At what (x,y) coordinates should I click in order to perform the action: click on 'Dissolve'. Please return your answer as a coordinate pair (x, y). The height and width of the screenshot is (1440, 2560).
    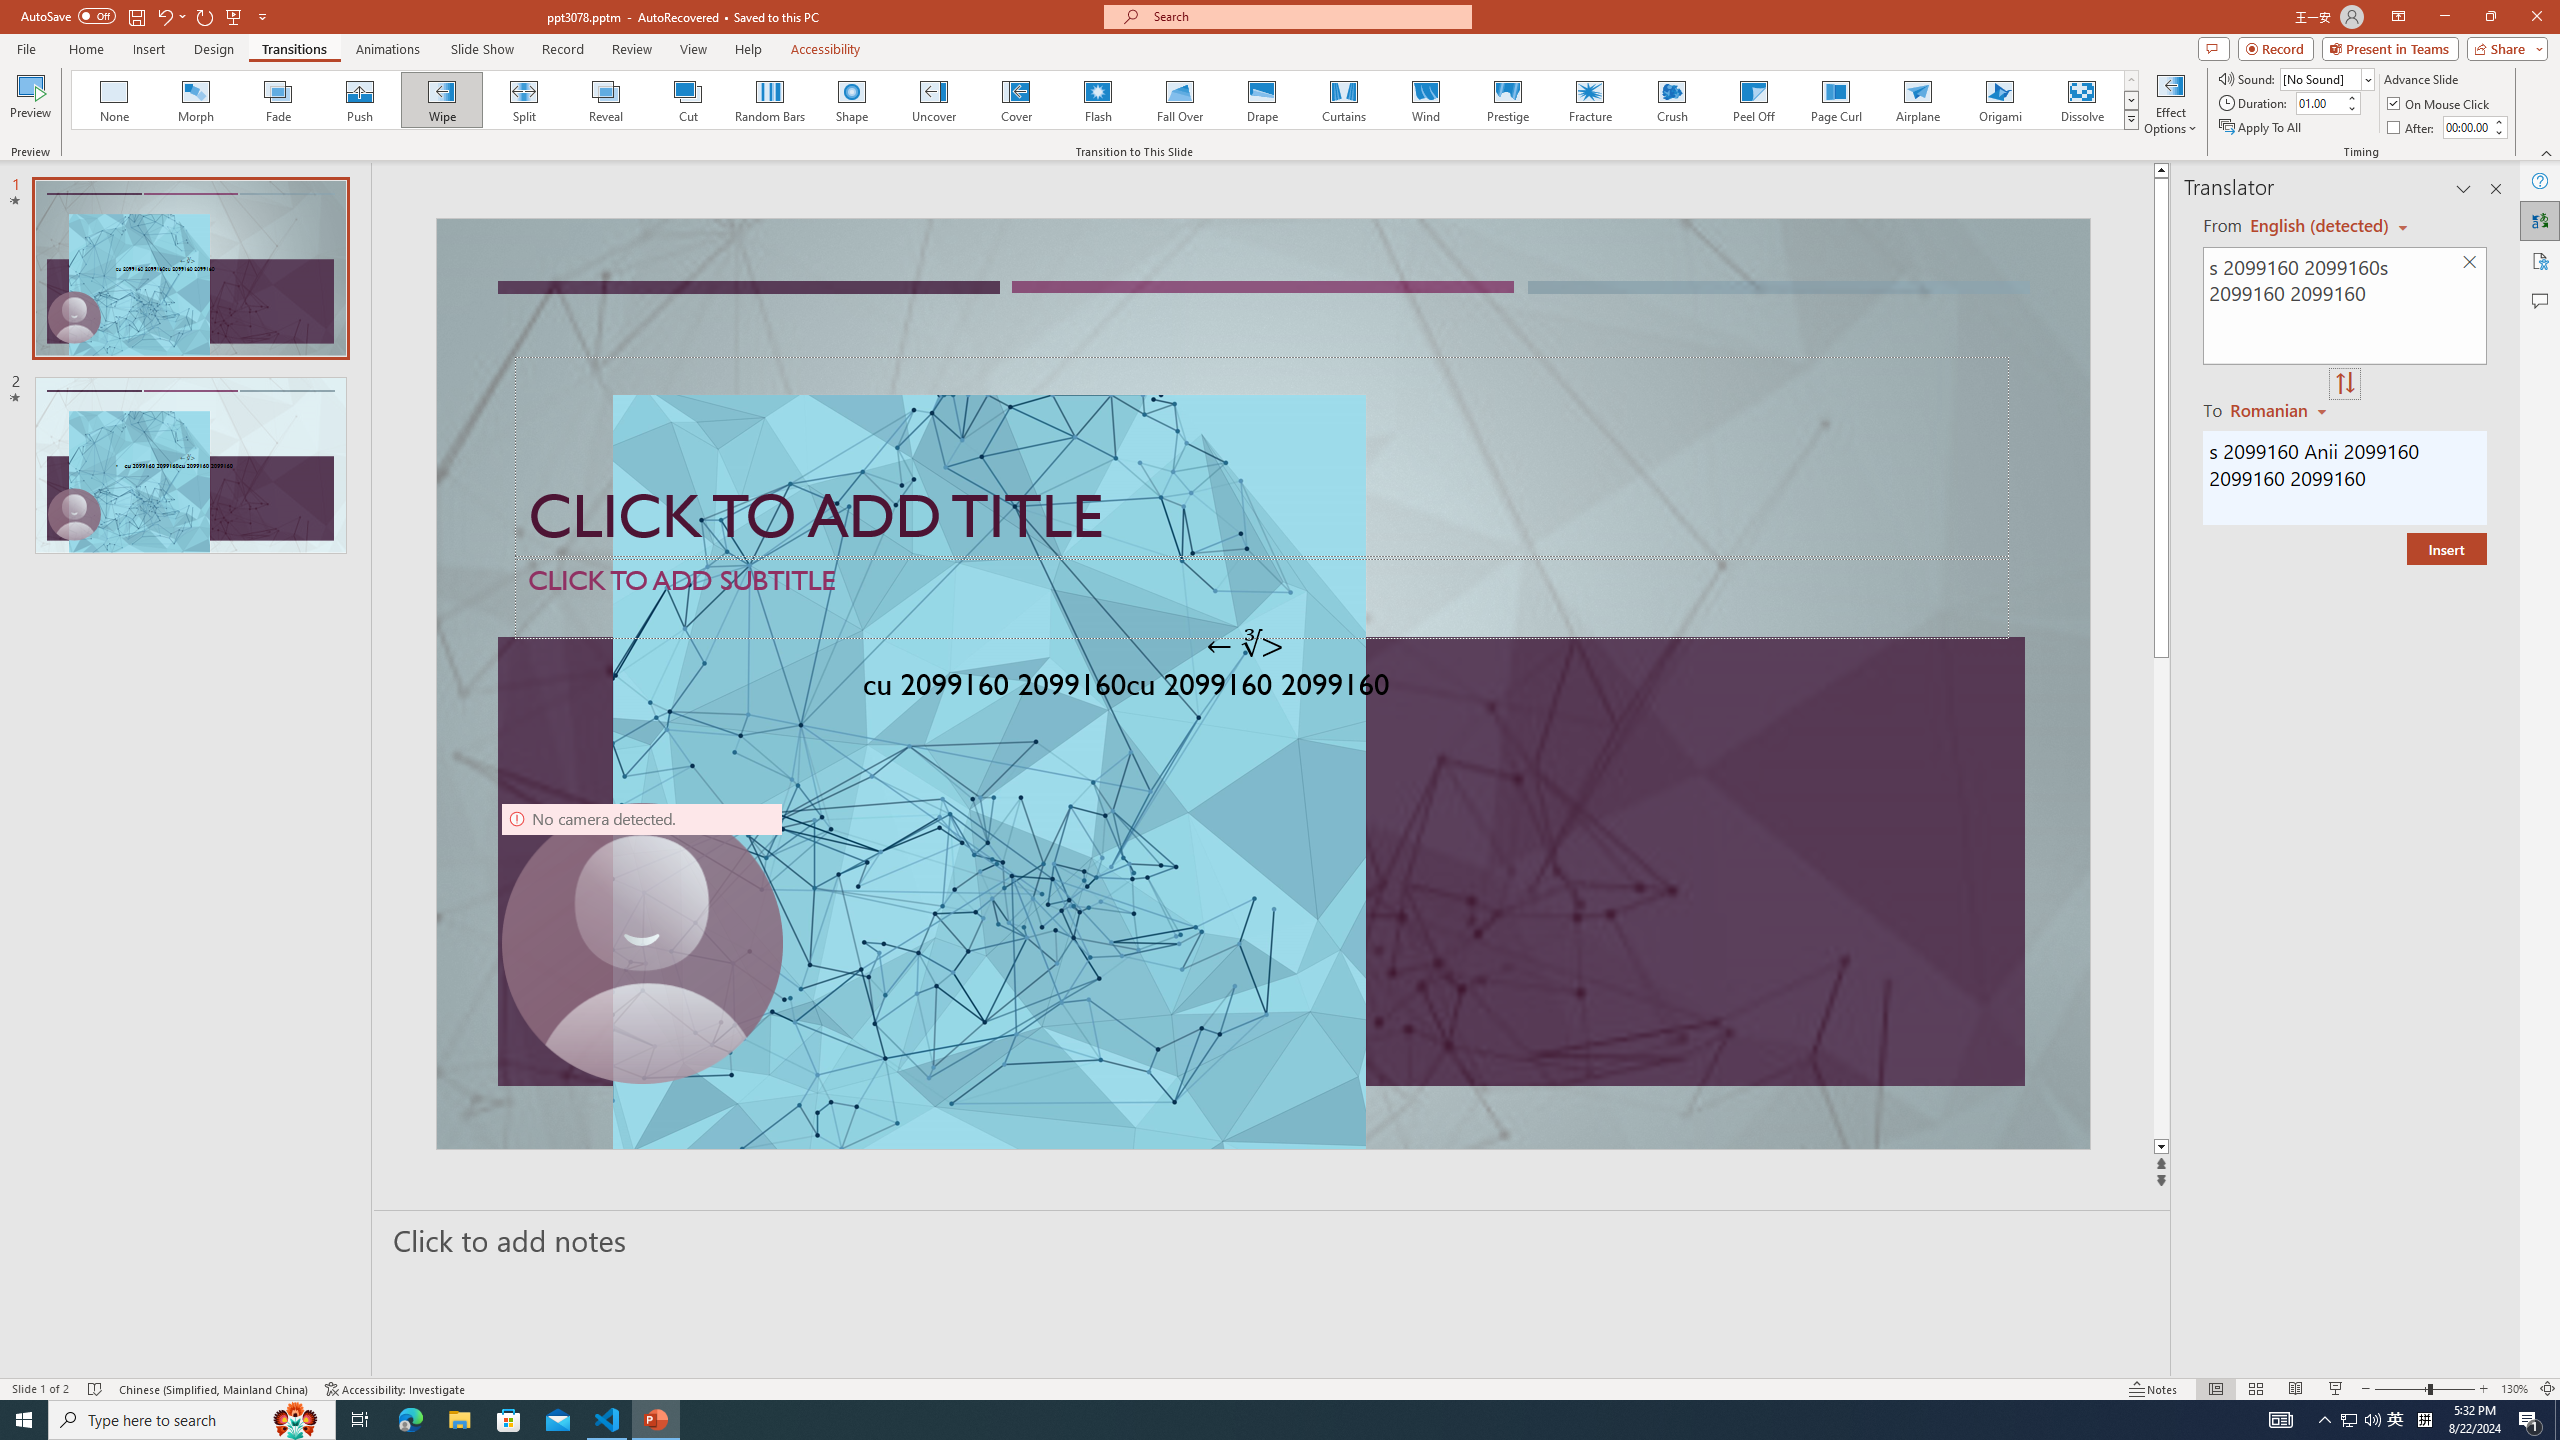
    Looking at the image, I should click on (2080, 99).